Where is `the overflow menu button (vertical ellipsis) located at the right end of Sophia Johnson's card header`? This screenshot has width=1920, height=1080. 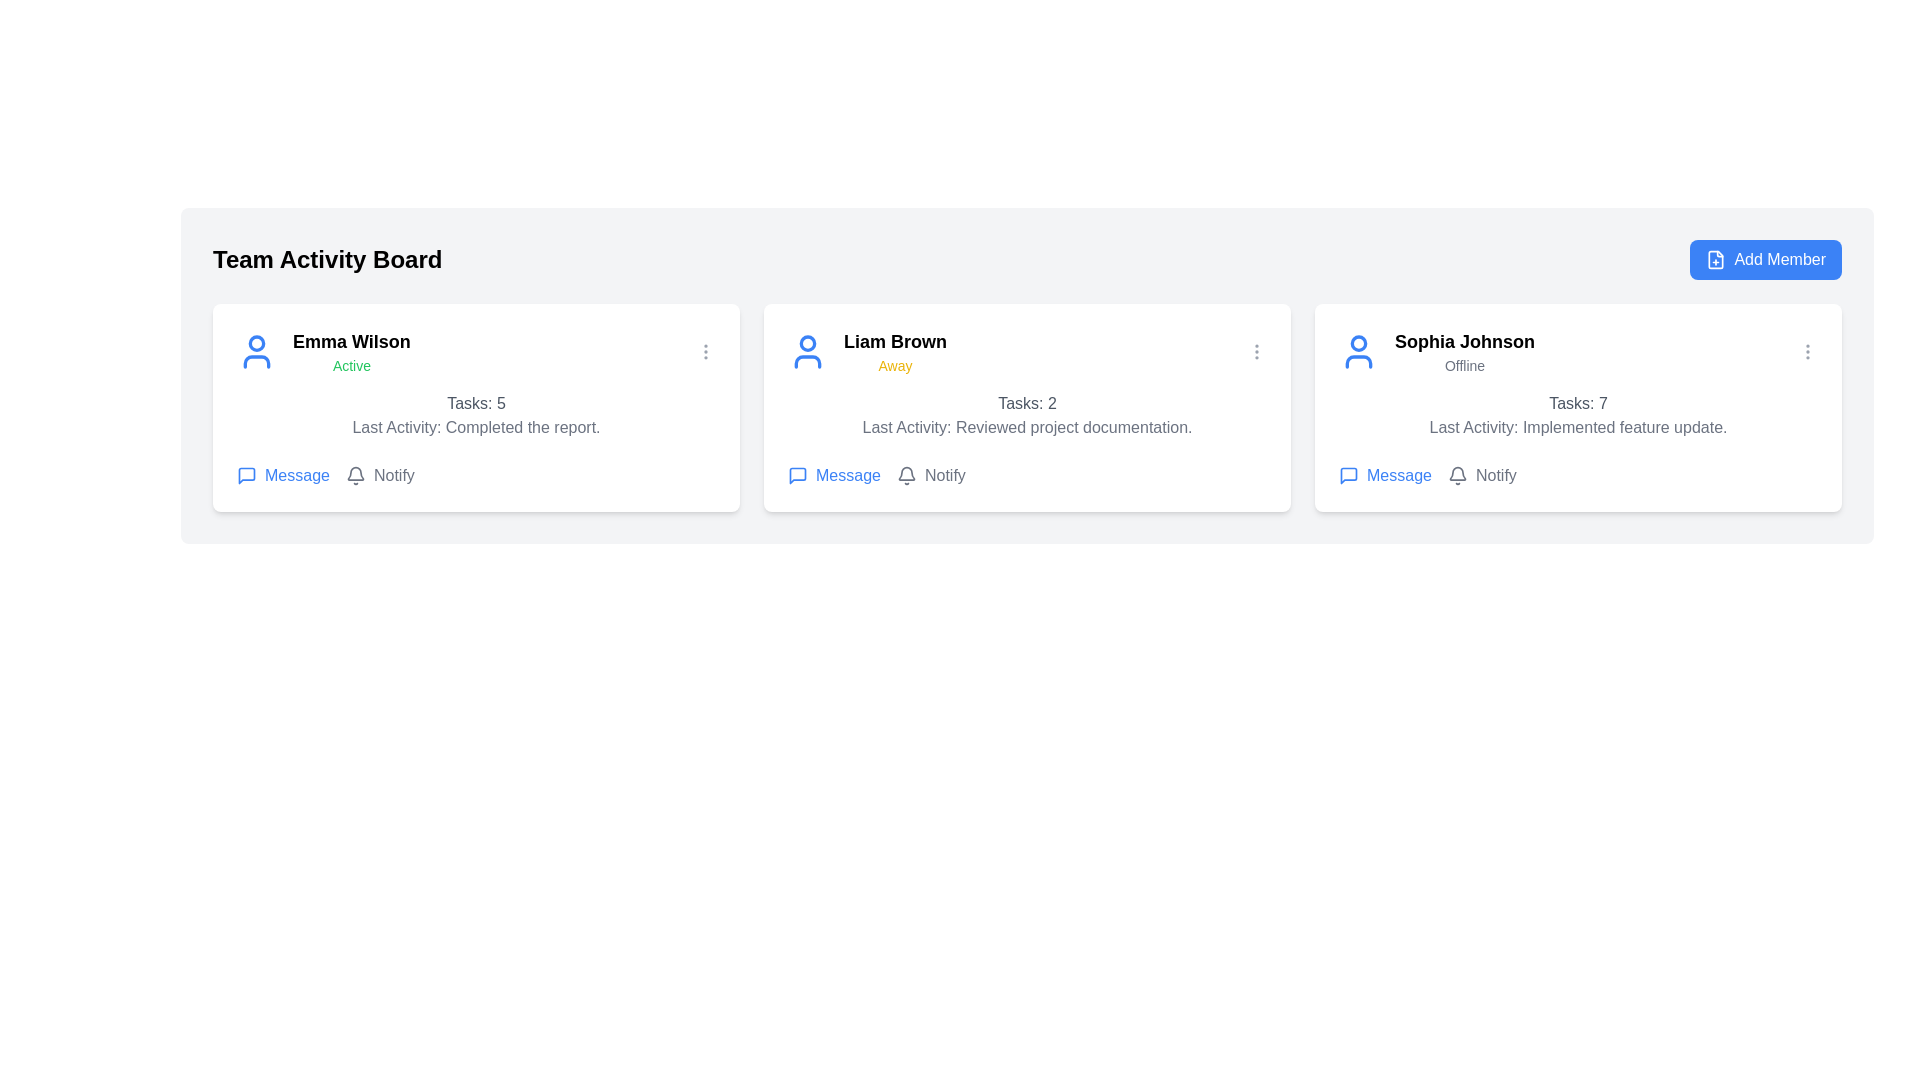 the overflow menu button (vertical ellipsis) located at the right end of Sophia Johnson's card header is located at coordinates (1808, 350).